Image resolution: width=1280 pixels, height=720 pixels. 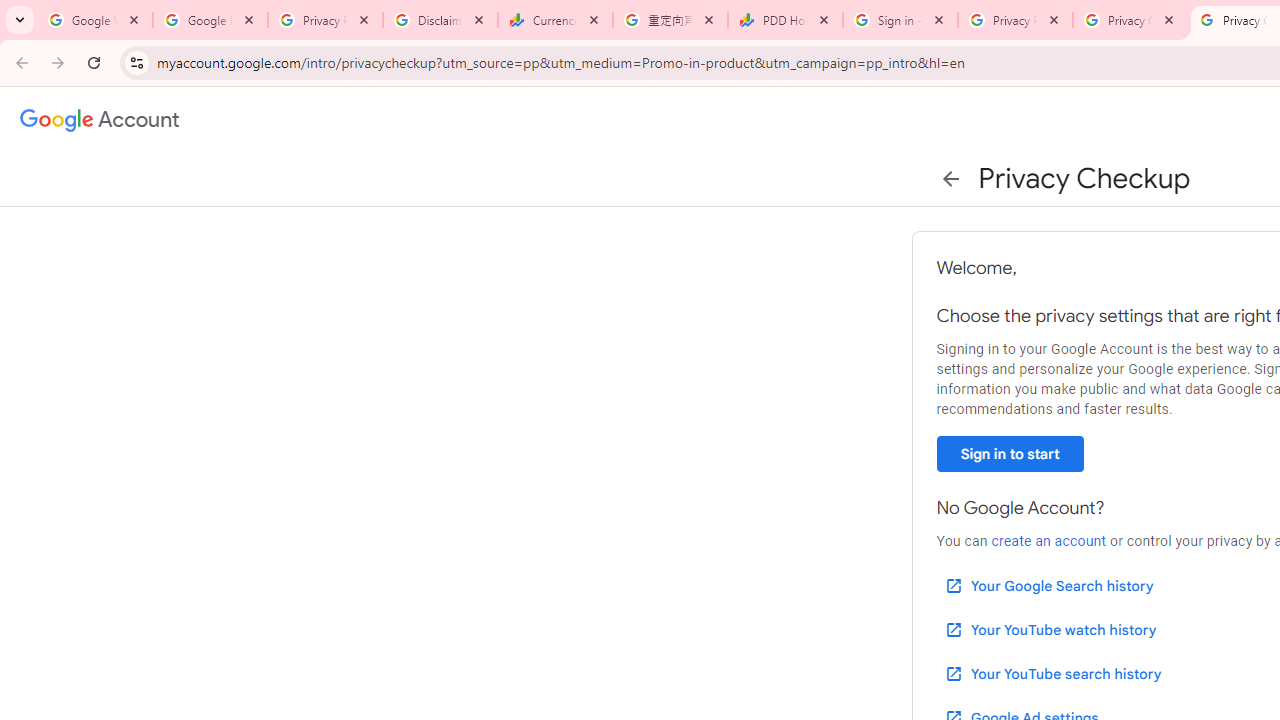 What do you see at coordinates (784, 20) in the screenshot?
I see `'PDD Holdings Inc - ADR (PDD) Price & News - Google Finance'` at bounding box center [784, 20].